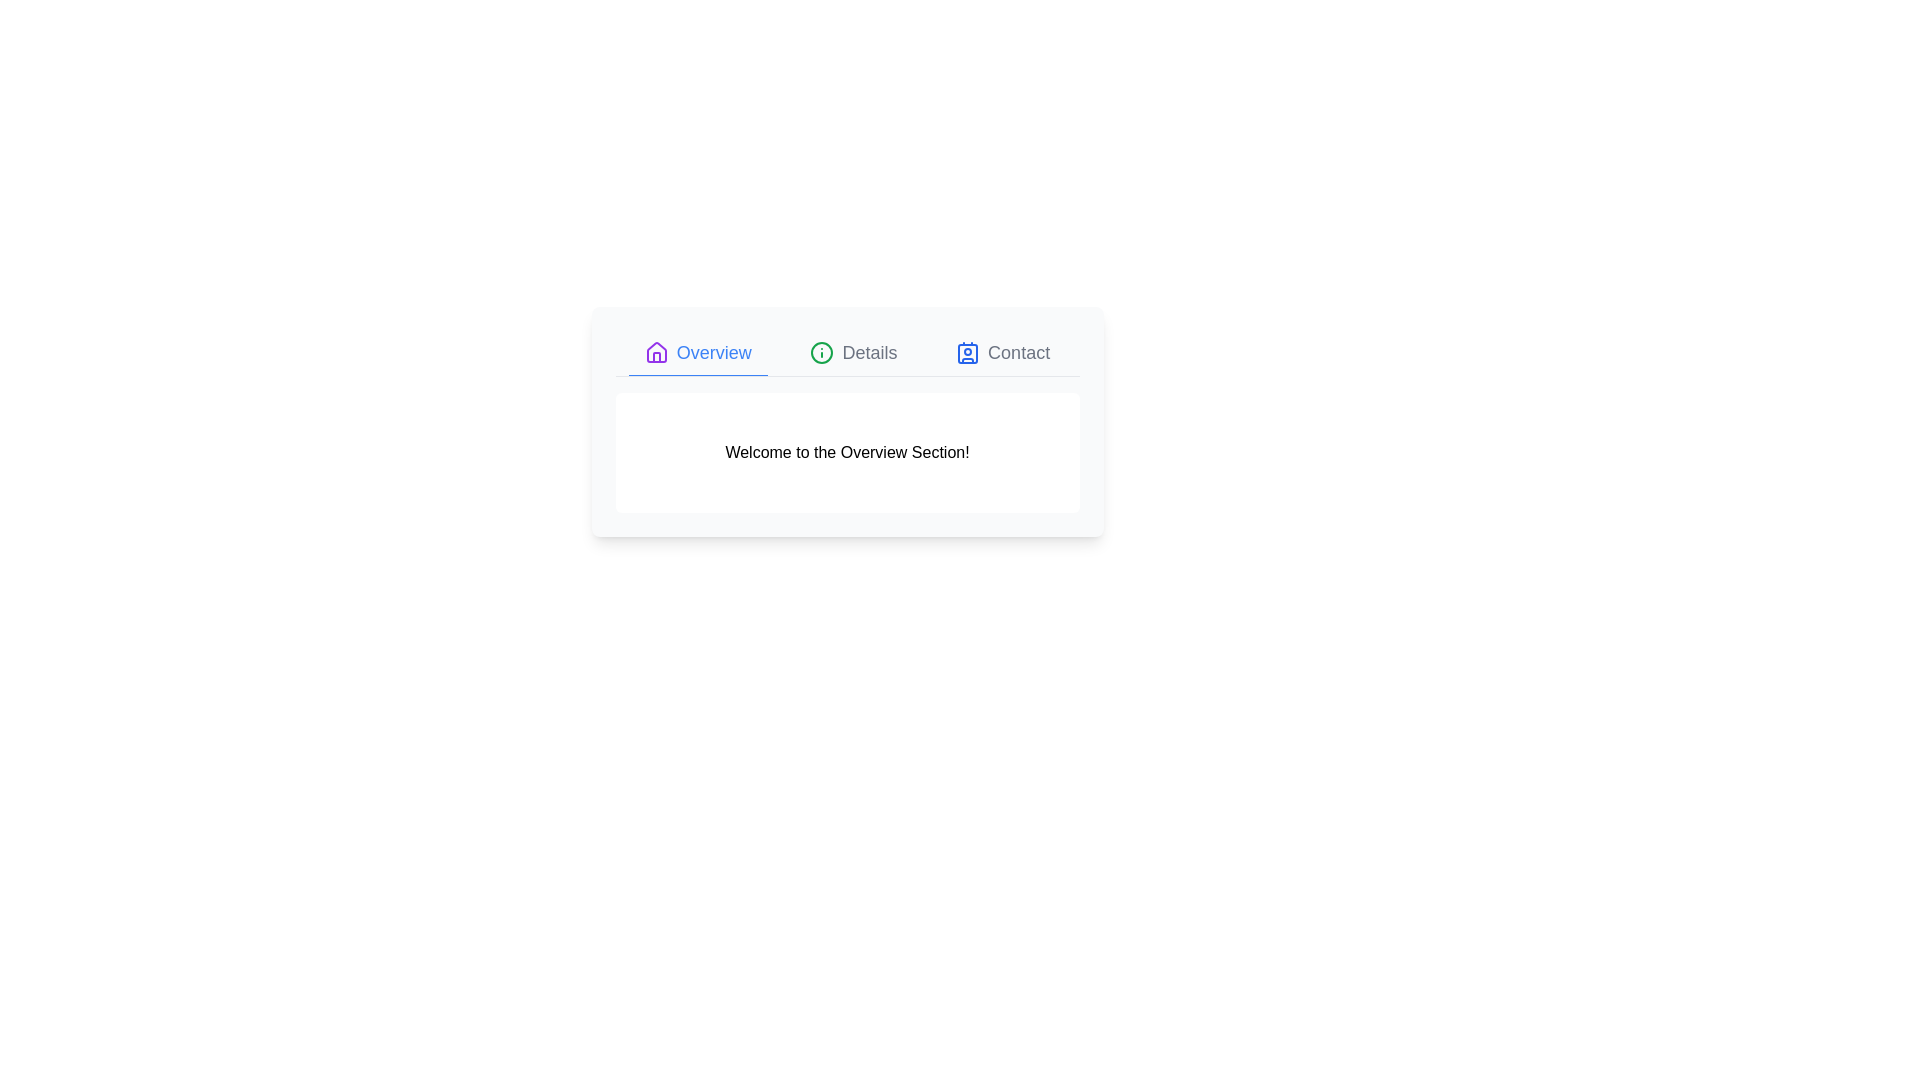 Image resolution: width=1920 pixels, height=1080 pixels. Describe the element at coordinates (1003, 352) in the screenshot. I see `the Contact tab to examine its content` at that location.